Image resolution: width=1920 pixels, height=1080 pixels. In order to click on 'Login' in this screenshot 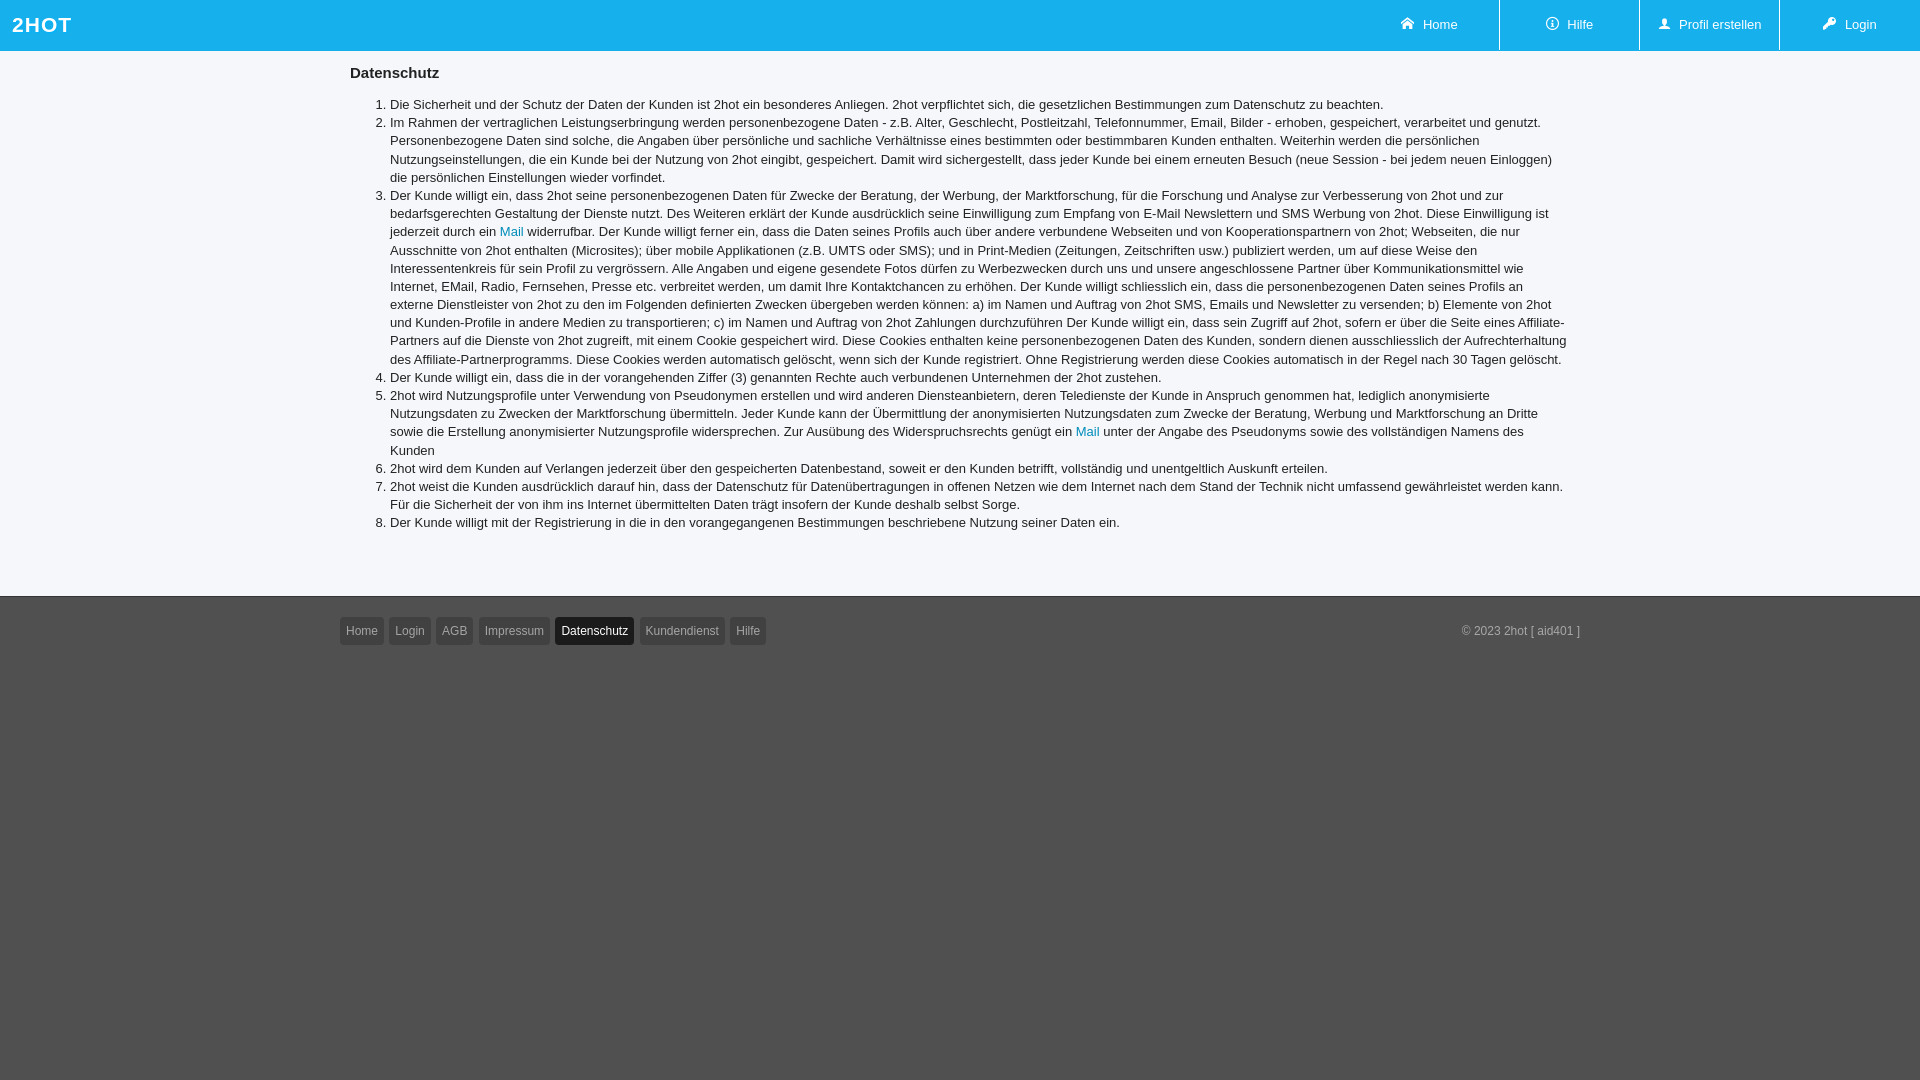, I will do `click(388, 630)`.